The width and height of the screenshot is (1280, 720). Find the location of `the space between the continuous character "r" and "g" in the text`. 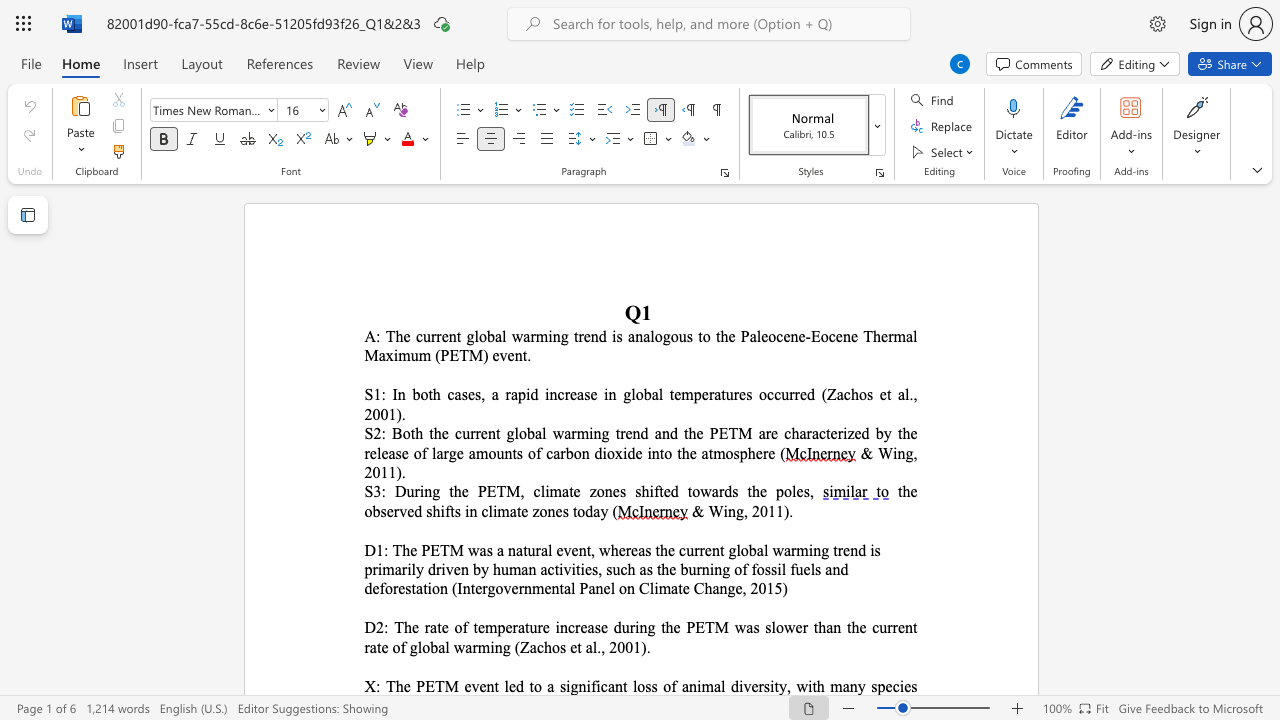

the space between the continuous character "r" and "g" in the text is located at coordinates (448, 453).